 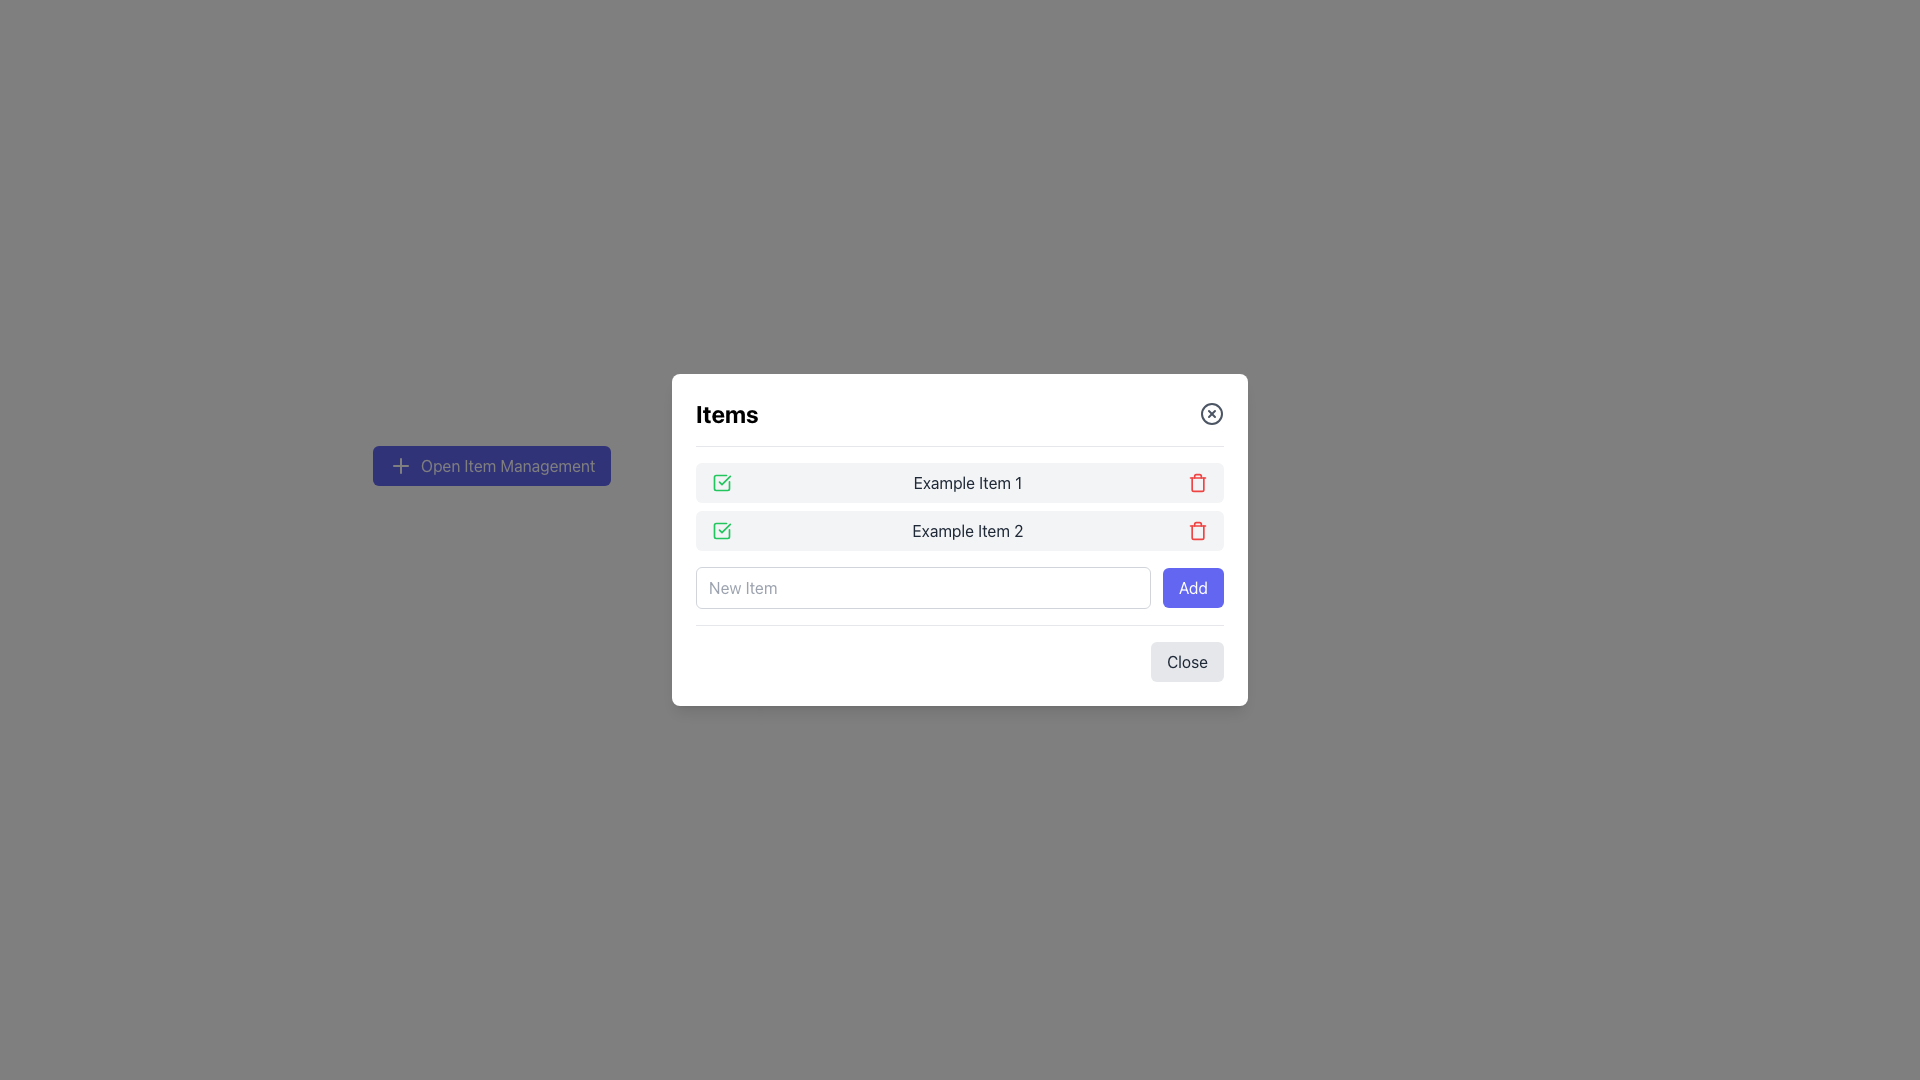 I want to click on the status indicator icon located to the left of 'Example Item 2', so click(x=720, y=530).